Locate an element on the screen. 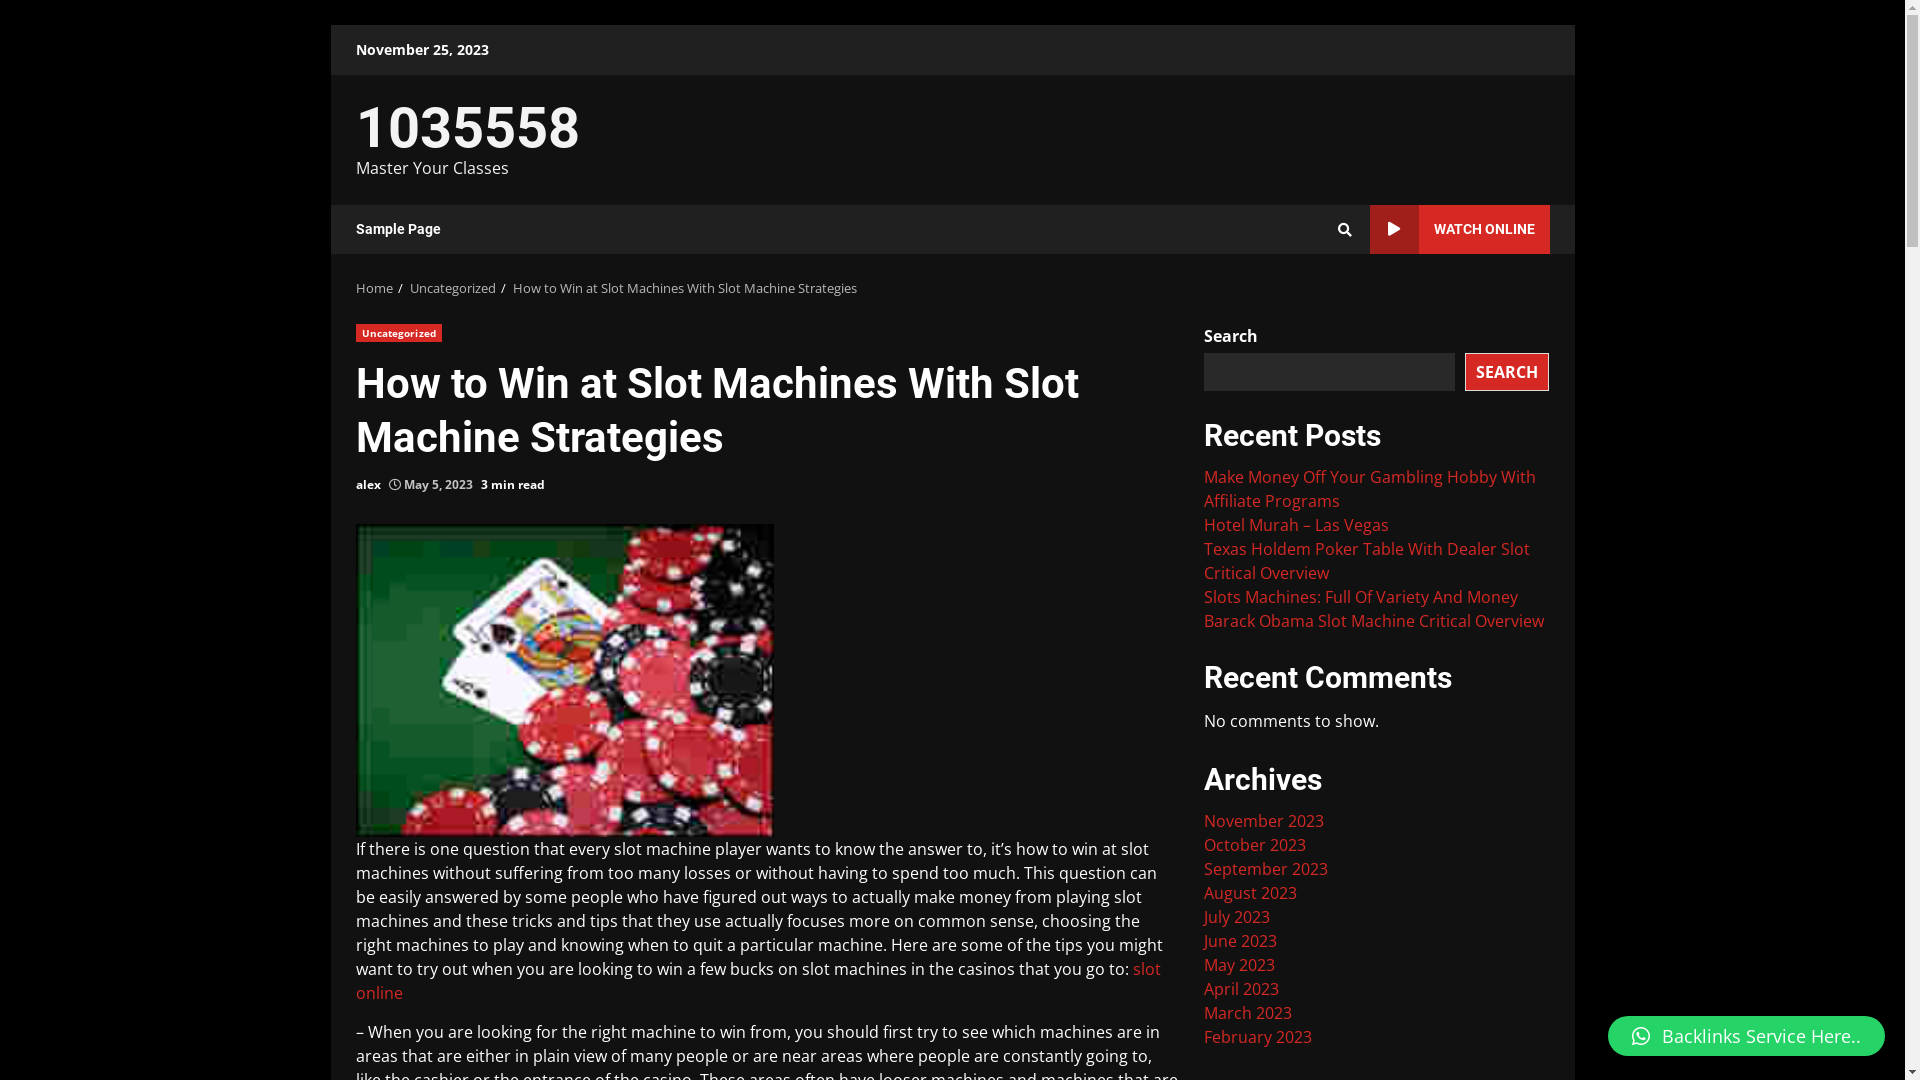  'Search' is located at coordinates (1308, 297).